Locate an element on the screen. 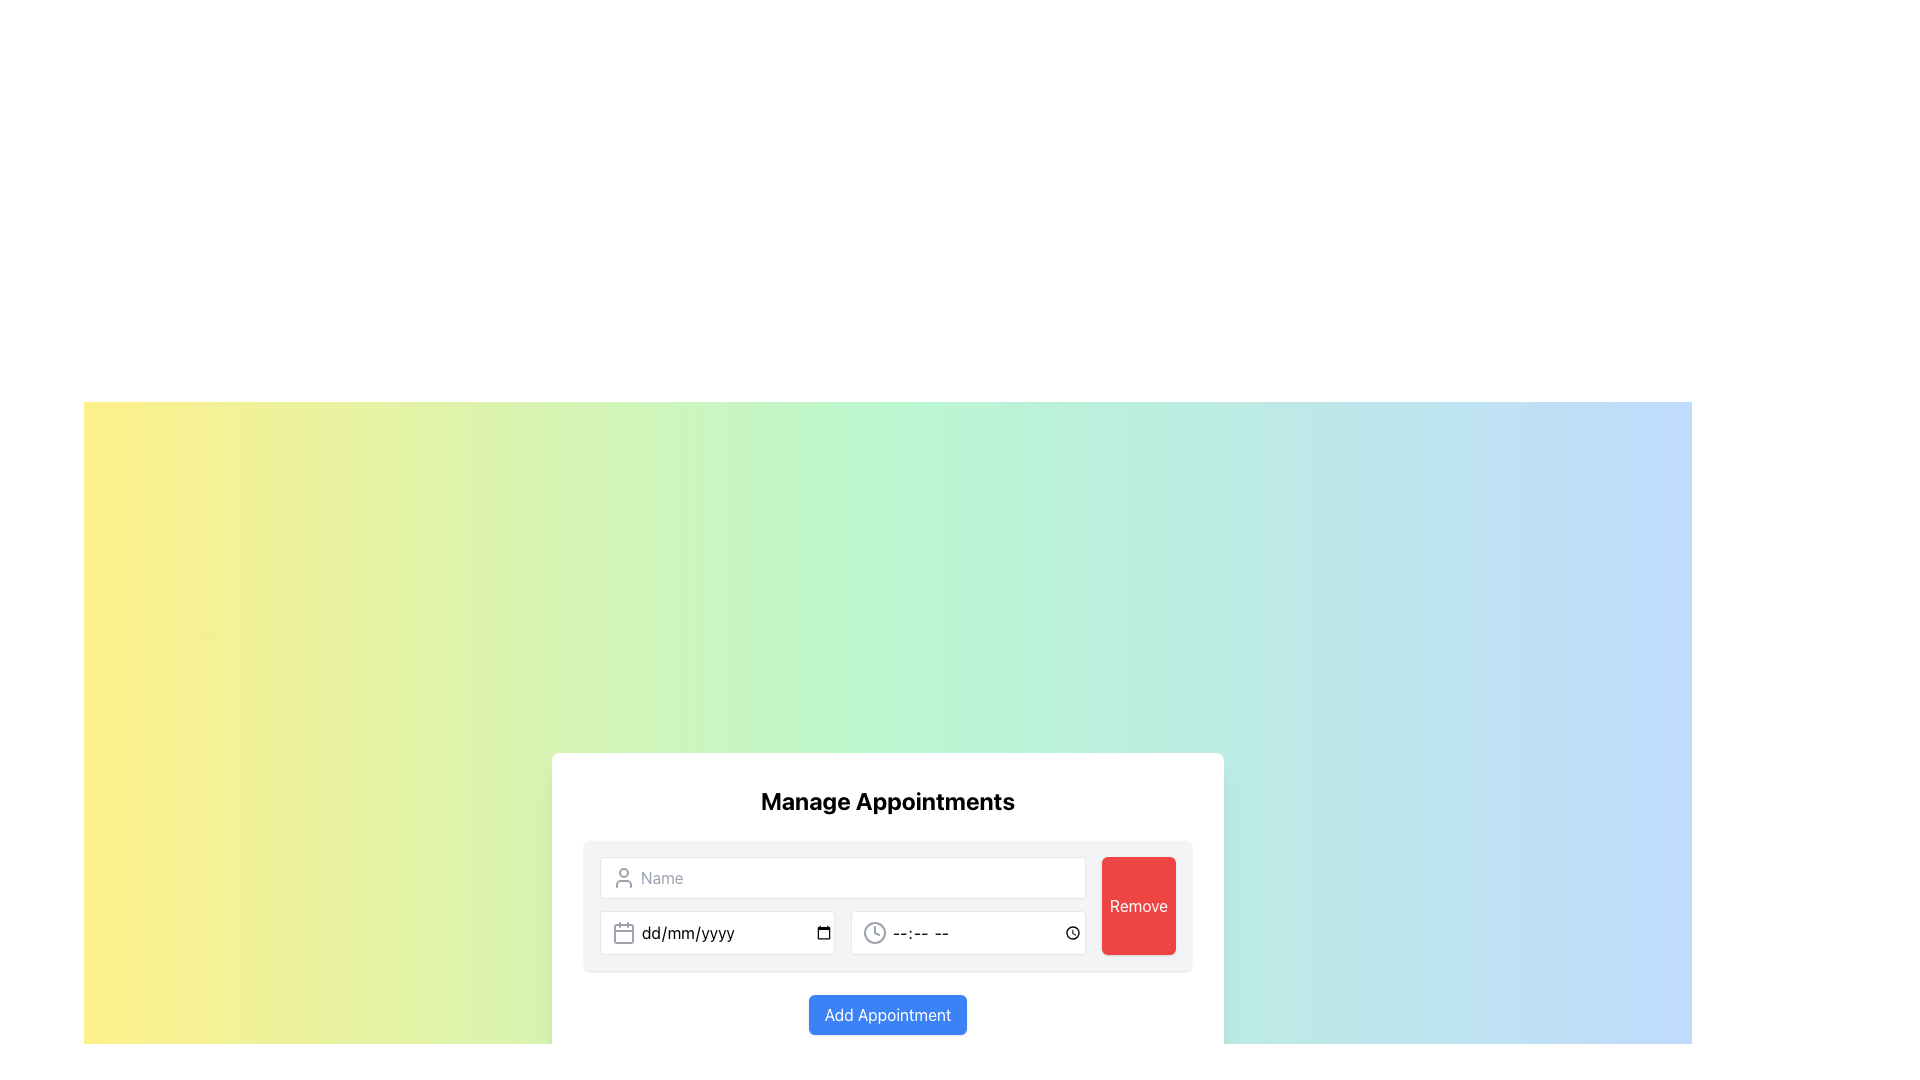  the 'Add Appointment' button located below the 'Manage Appointments' section, positioned centrally and to the right of the 'Remove' button is located at coordinates (887, 1014).